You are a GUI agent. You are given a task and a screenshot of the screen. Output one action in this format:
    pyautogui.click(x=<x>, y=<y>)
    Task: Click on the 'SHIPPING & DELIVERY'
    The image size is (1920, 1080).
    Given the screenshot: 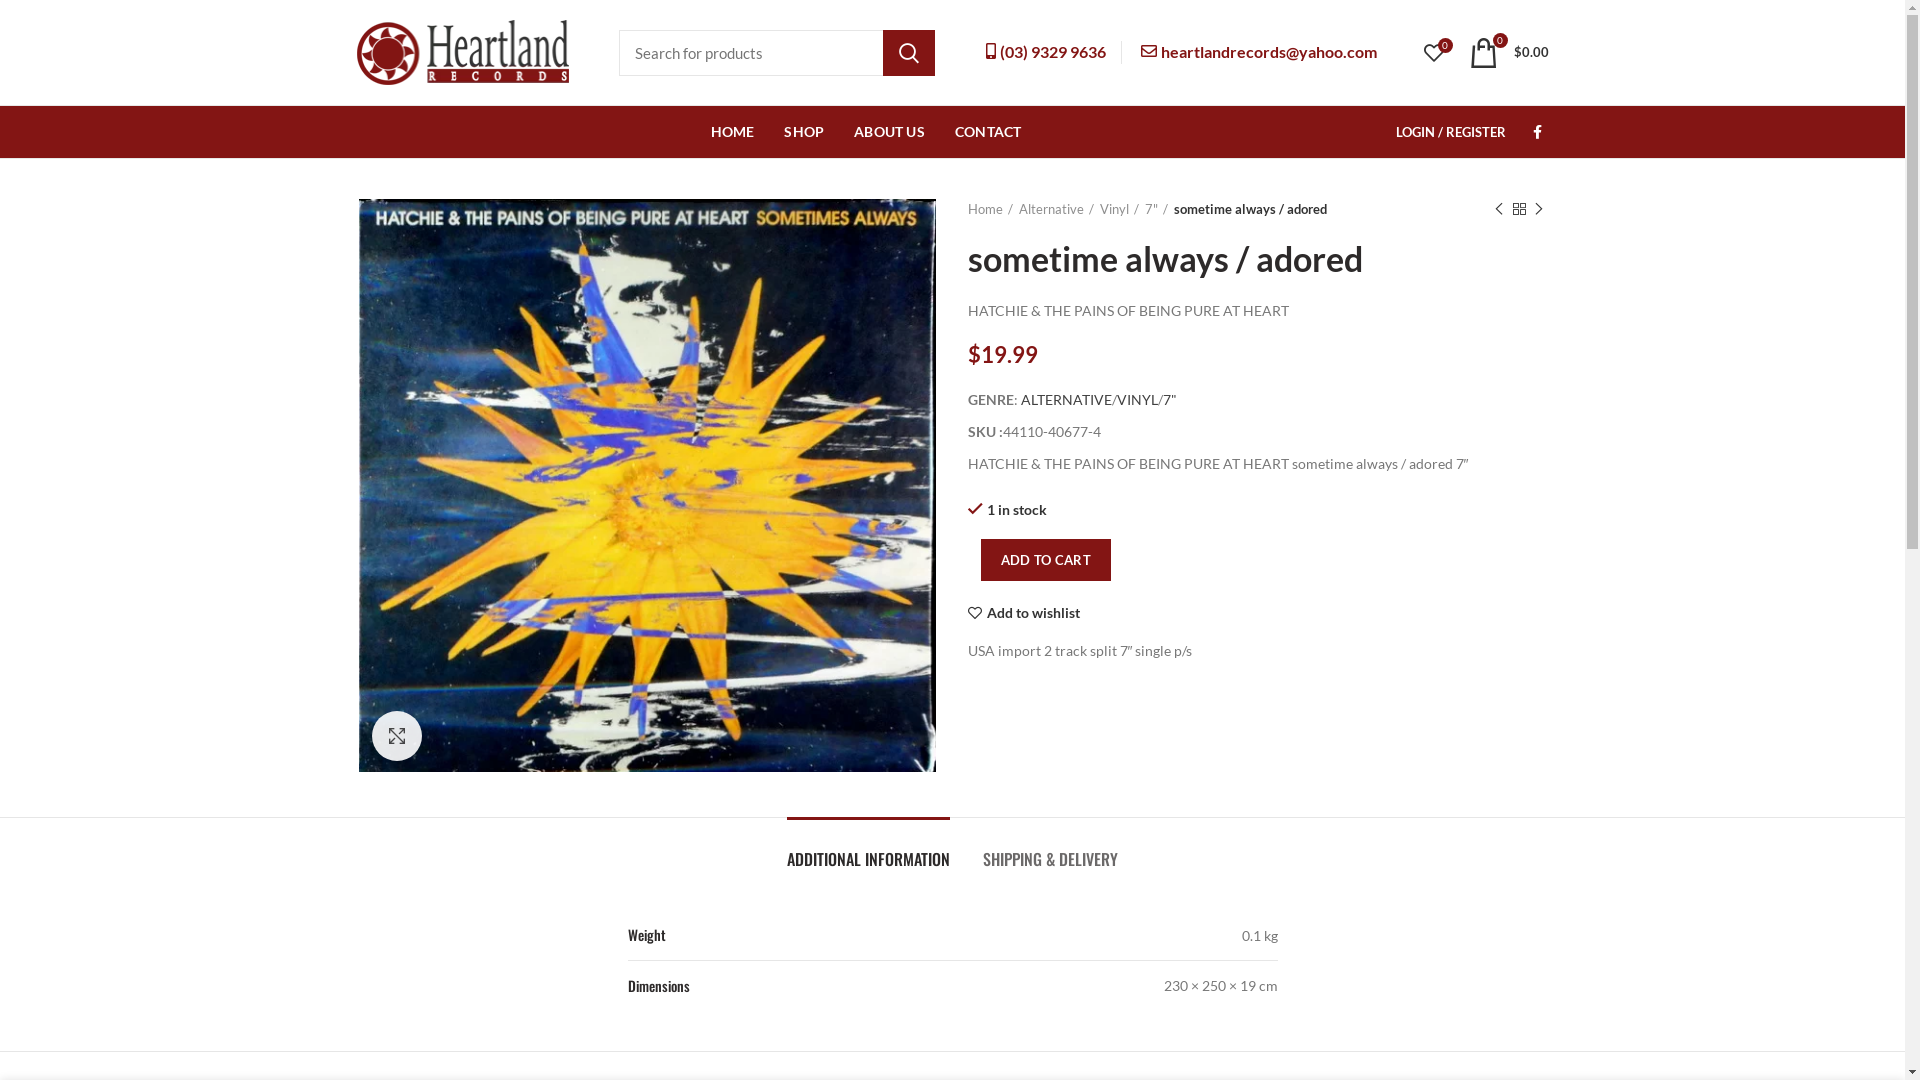 What is the action you would take?
    pyautogui.click(x=1049, y=848)
    